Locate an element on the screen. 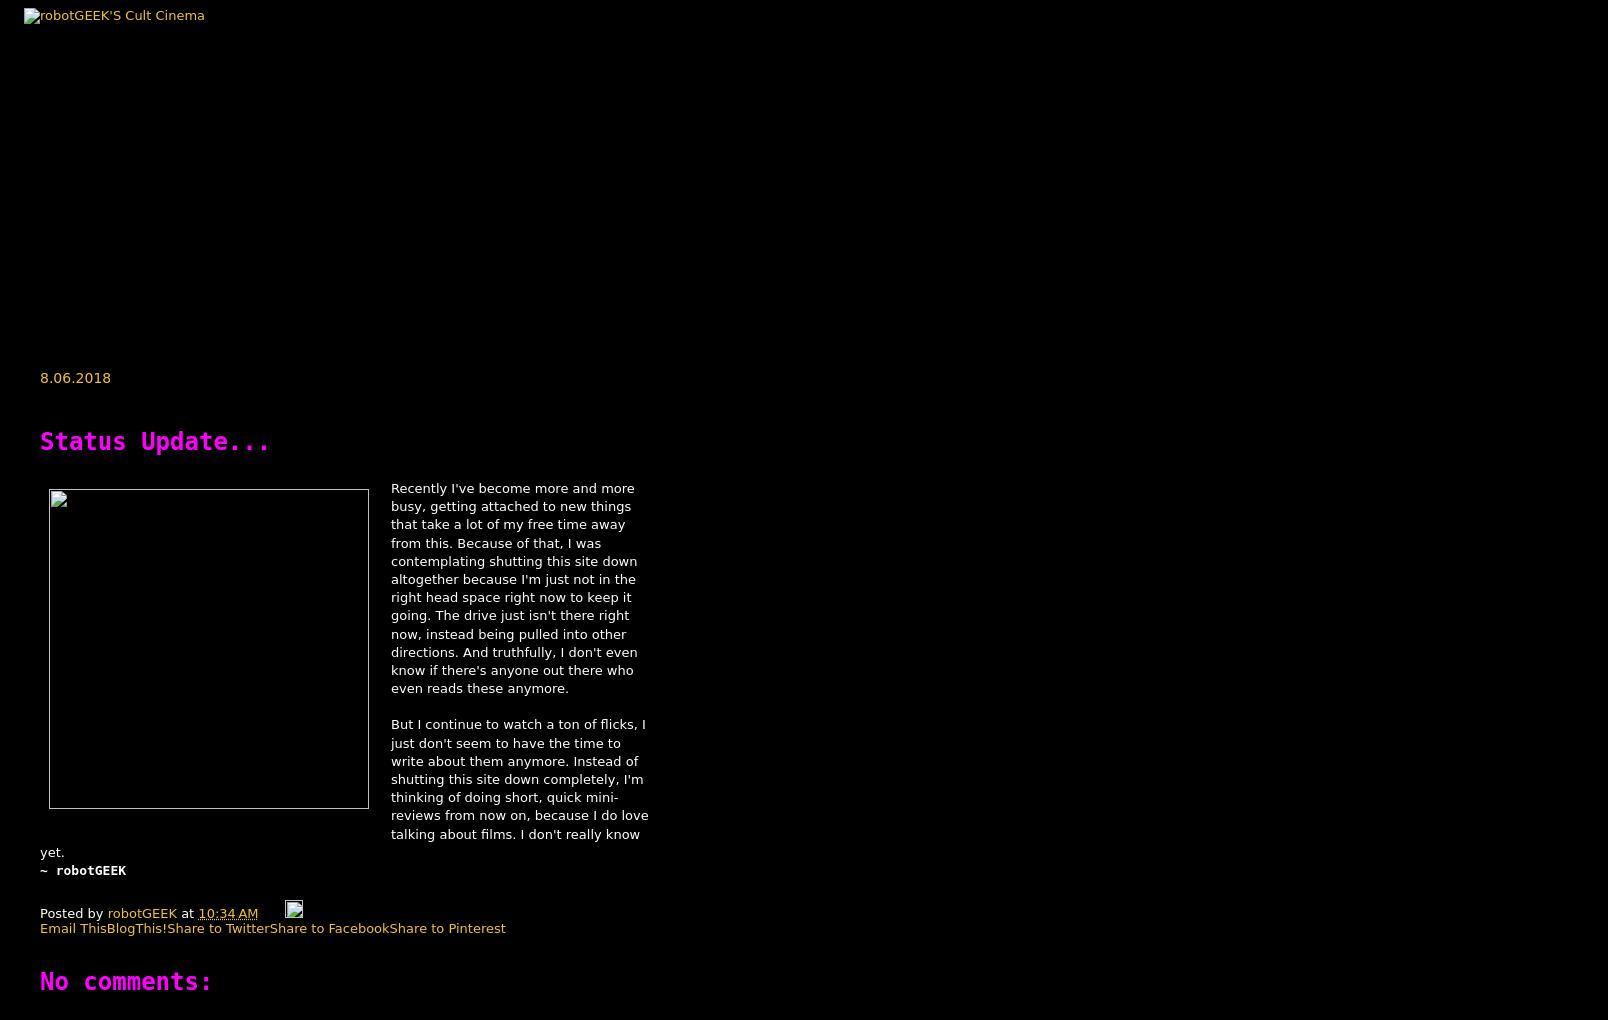 The image size is (1608, 1020). 'Recently I've become more and more busy, getting attached to new things that take a lot of my free time away from this. Because of that, I was contemplating shutting this site down altogether because I'm just not in the right head space right now to keep it going. The drive just isn't there right now, instead being pulled into other directions. And truthfully, I don't even know if there's anyone out there who even reads these anymore.' is located at coordinates (514, 588).